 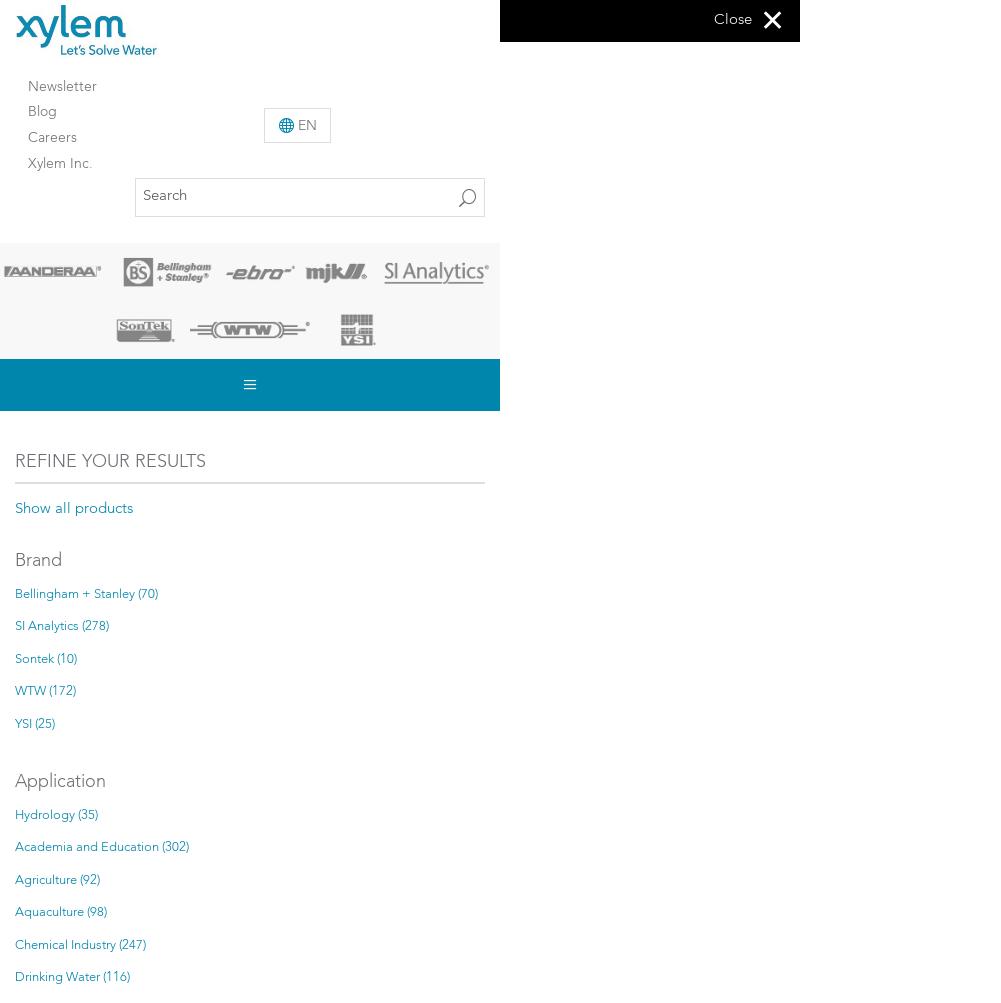 What do you see at coordinates (28, 110) in the screenshot?
I see `'Blog'` at bounding box center [28, 110].